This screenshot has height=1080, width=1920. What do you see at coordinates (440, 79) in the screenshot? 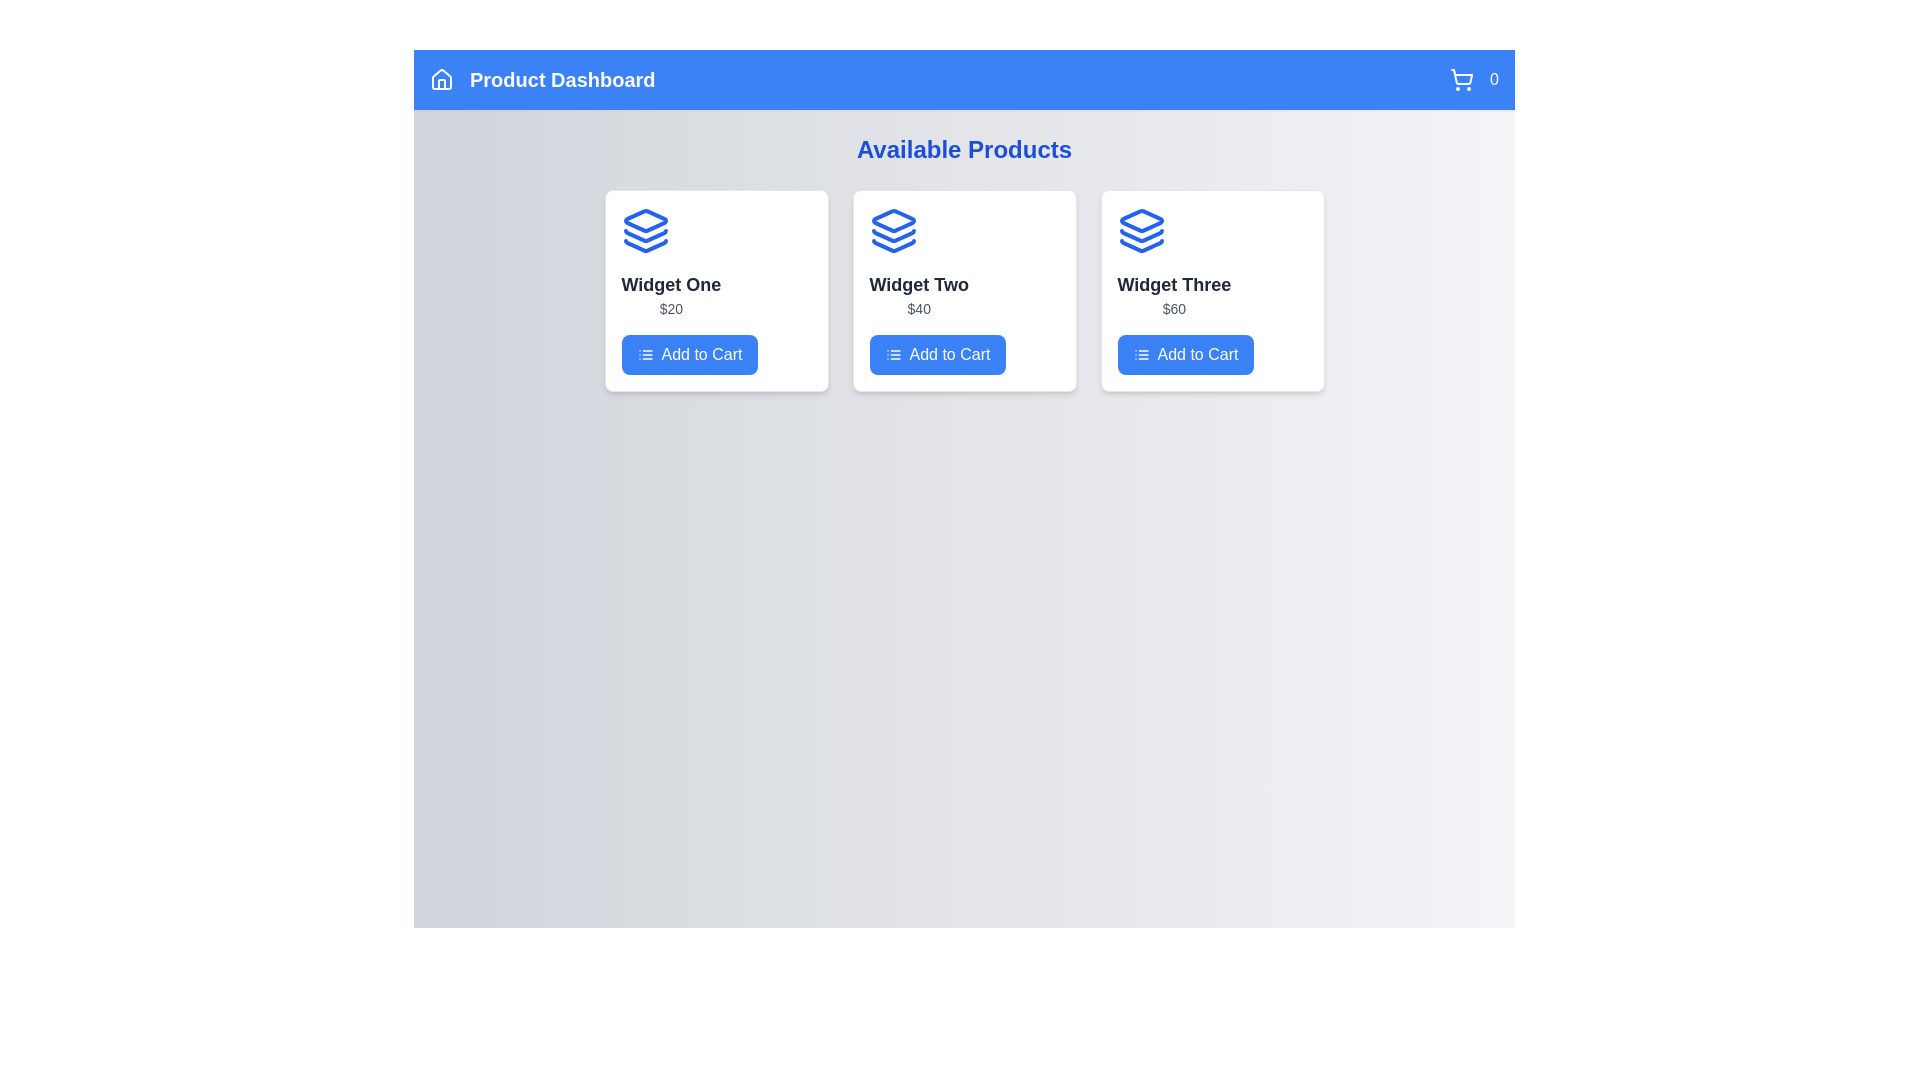
I see `the home icon located in the top-left corner of the navigation bar, adjacent to 'Product Dashboard'` at bounding box center [440, 79].